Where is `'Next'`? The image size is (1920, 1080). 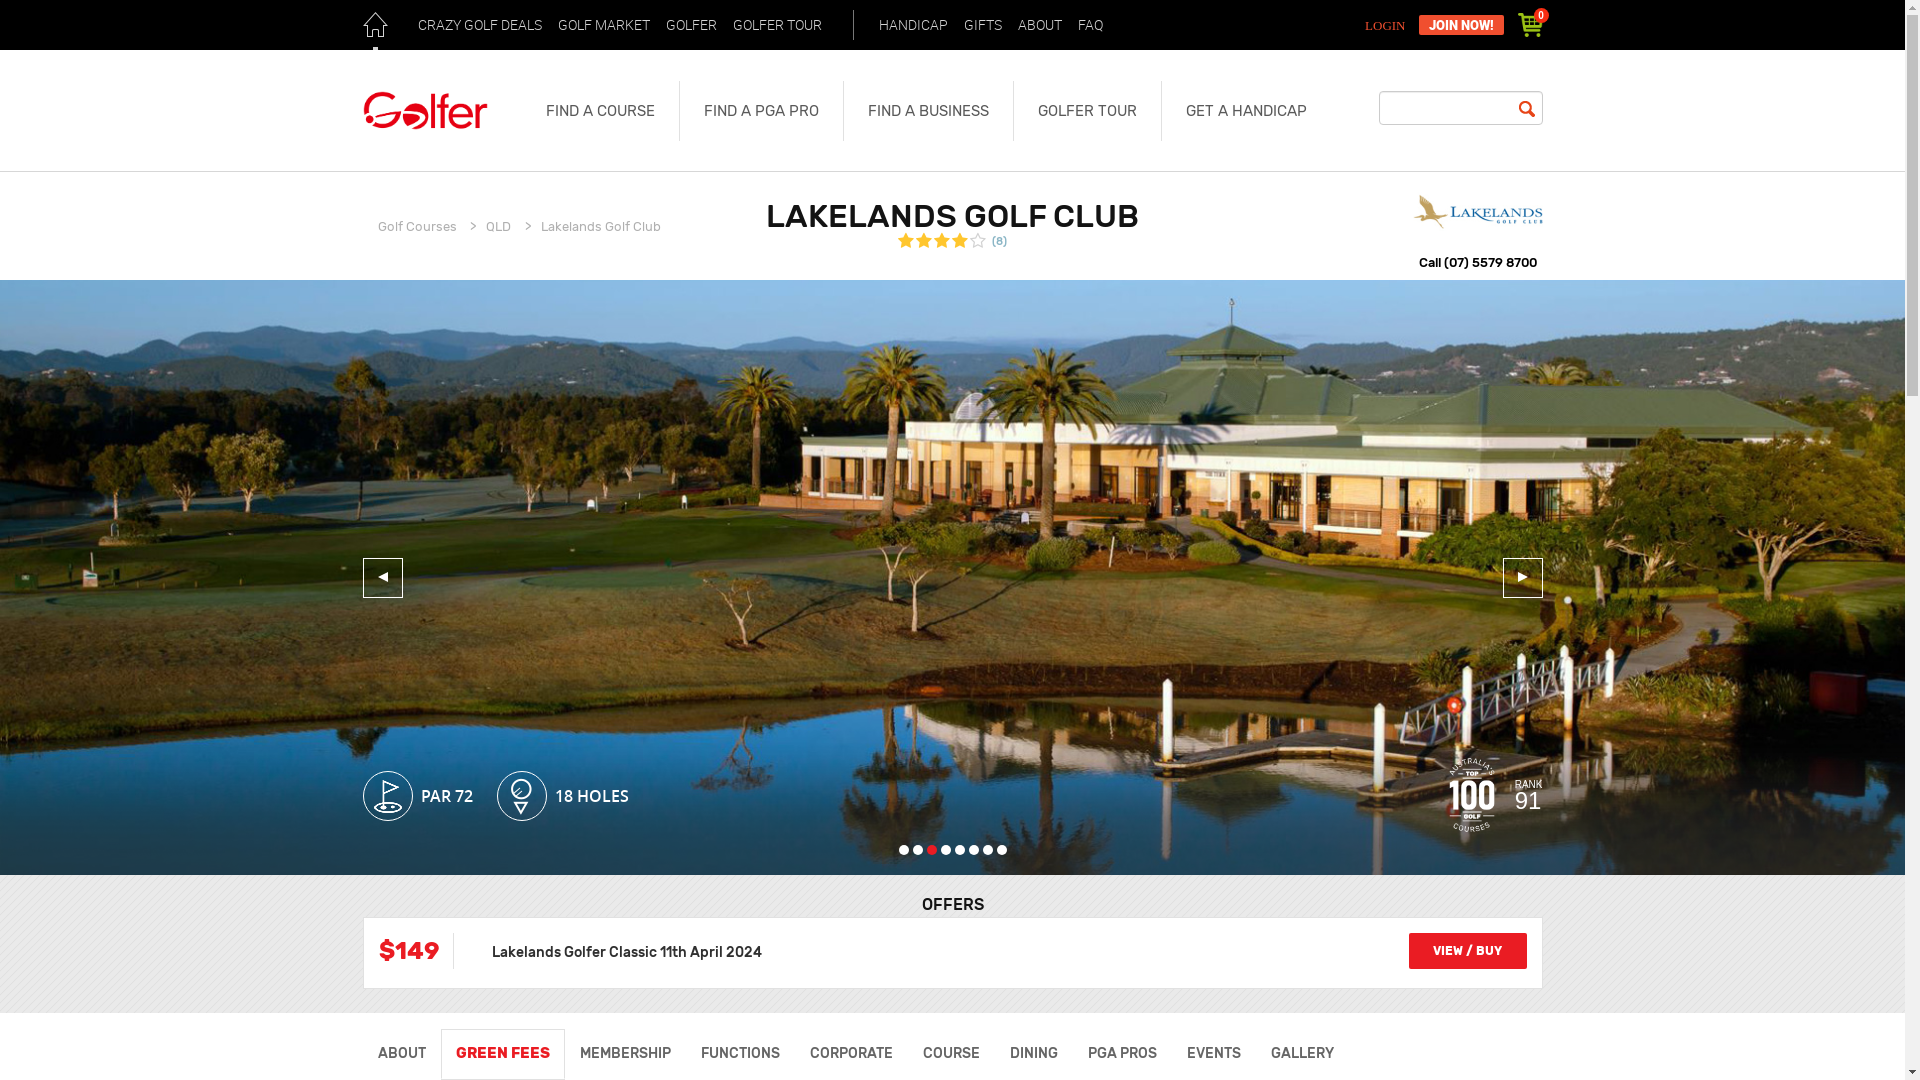 'Next' is located at coordinates (1520, 578).